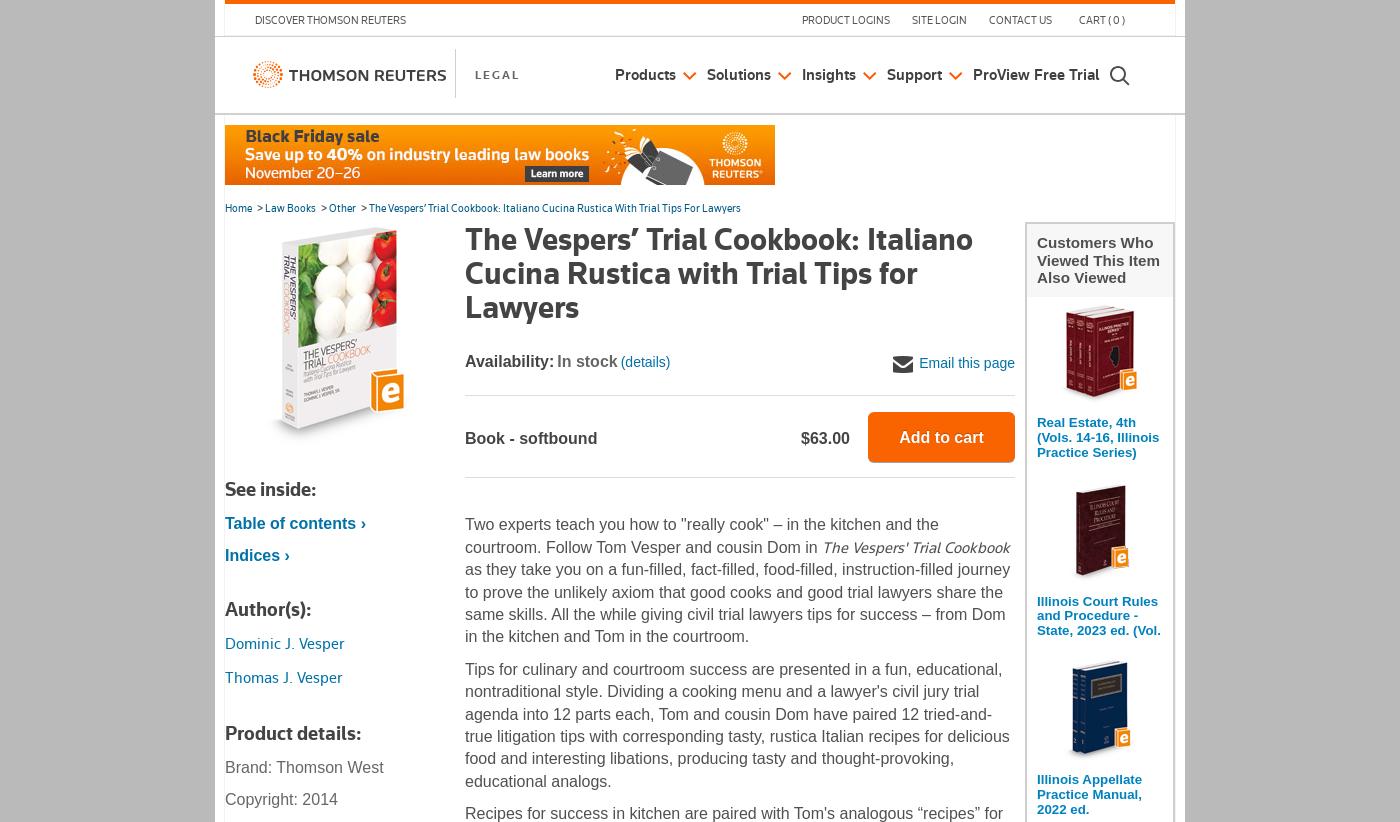  I want to click on 'Other', so click(329, 208).